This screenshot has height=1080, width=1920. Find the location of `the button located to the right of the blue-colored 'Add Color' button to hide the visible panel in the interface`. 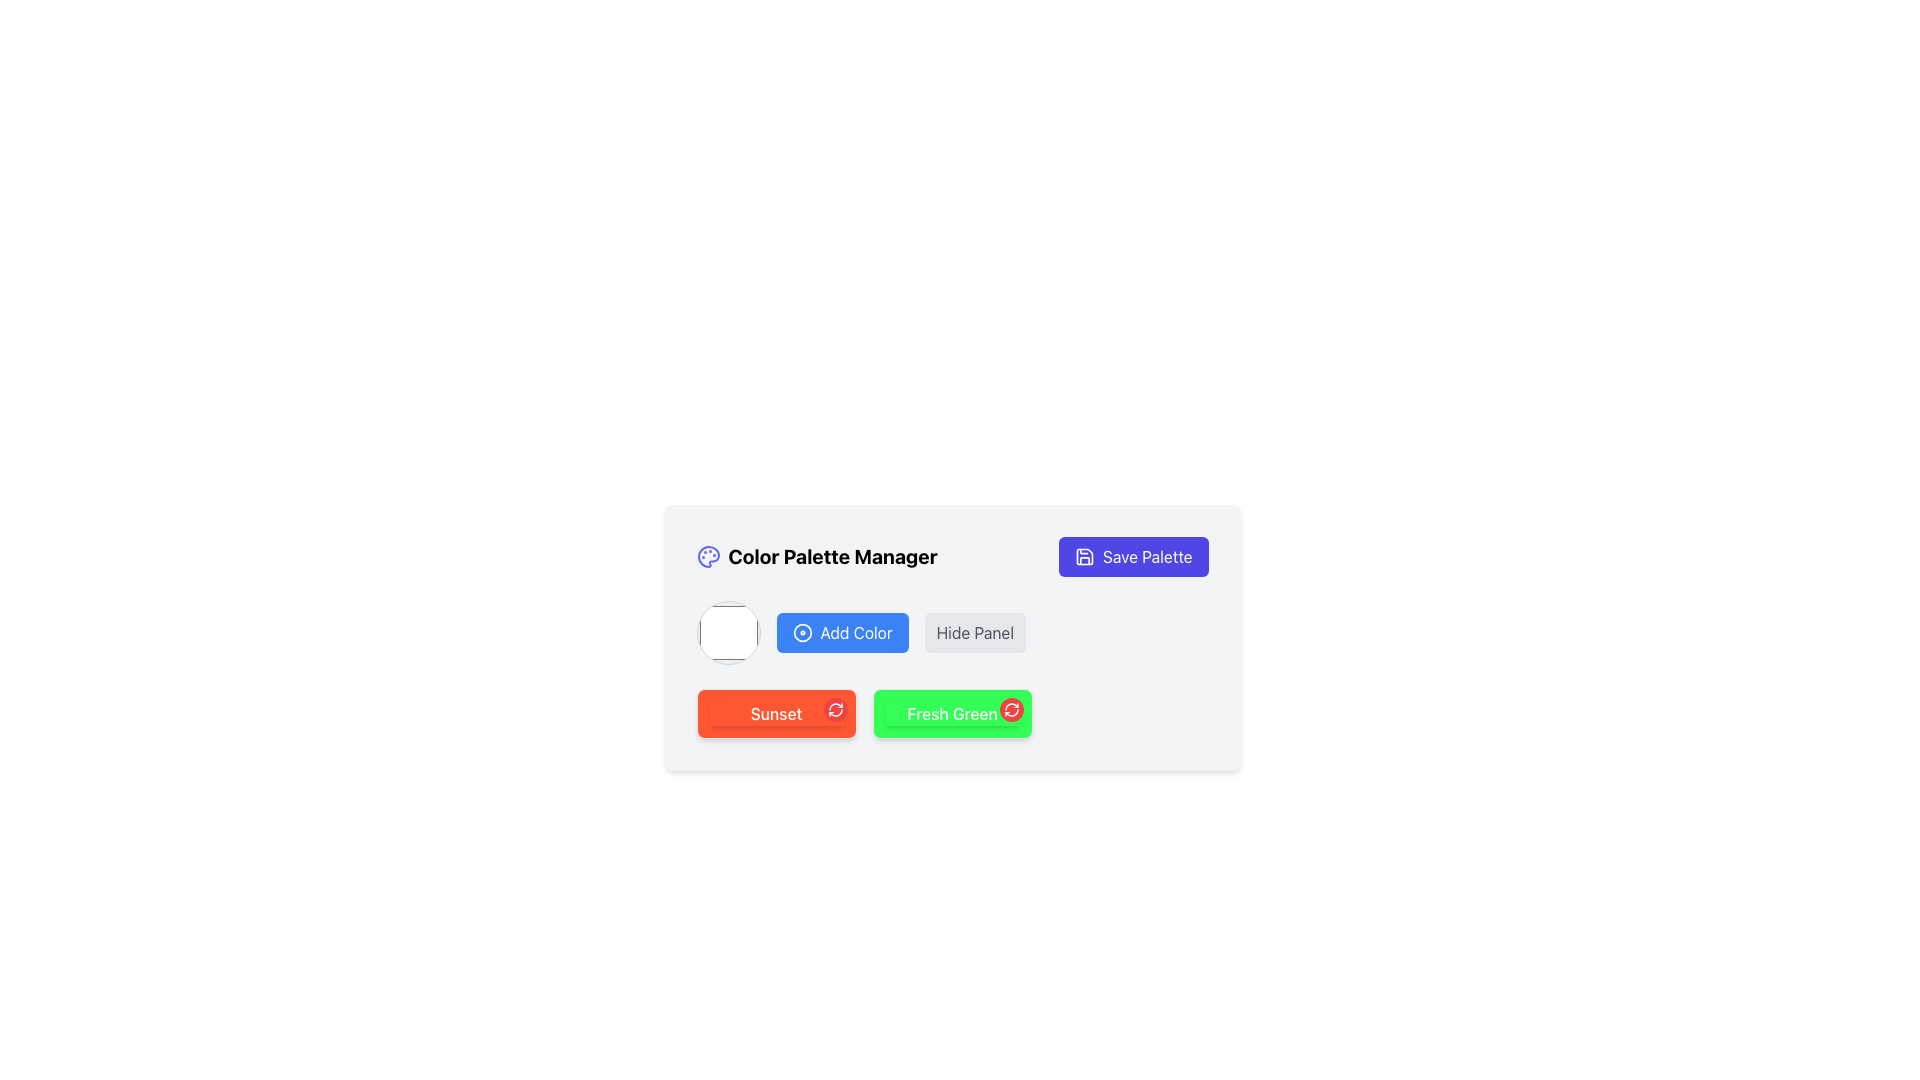

the button located to the right of the blue-colored 'Add Color' button to hide the visible panel in the interface is located at coordinates (975, 632).